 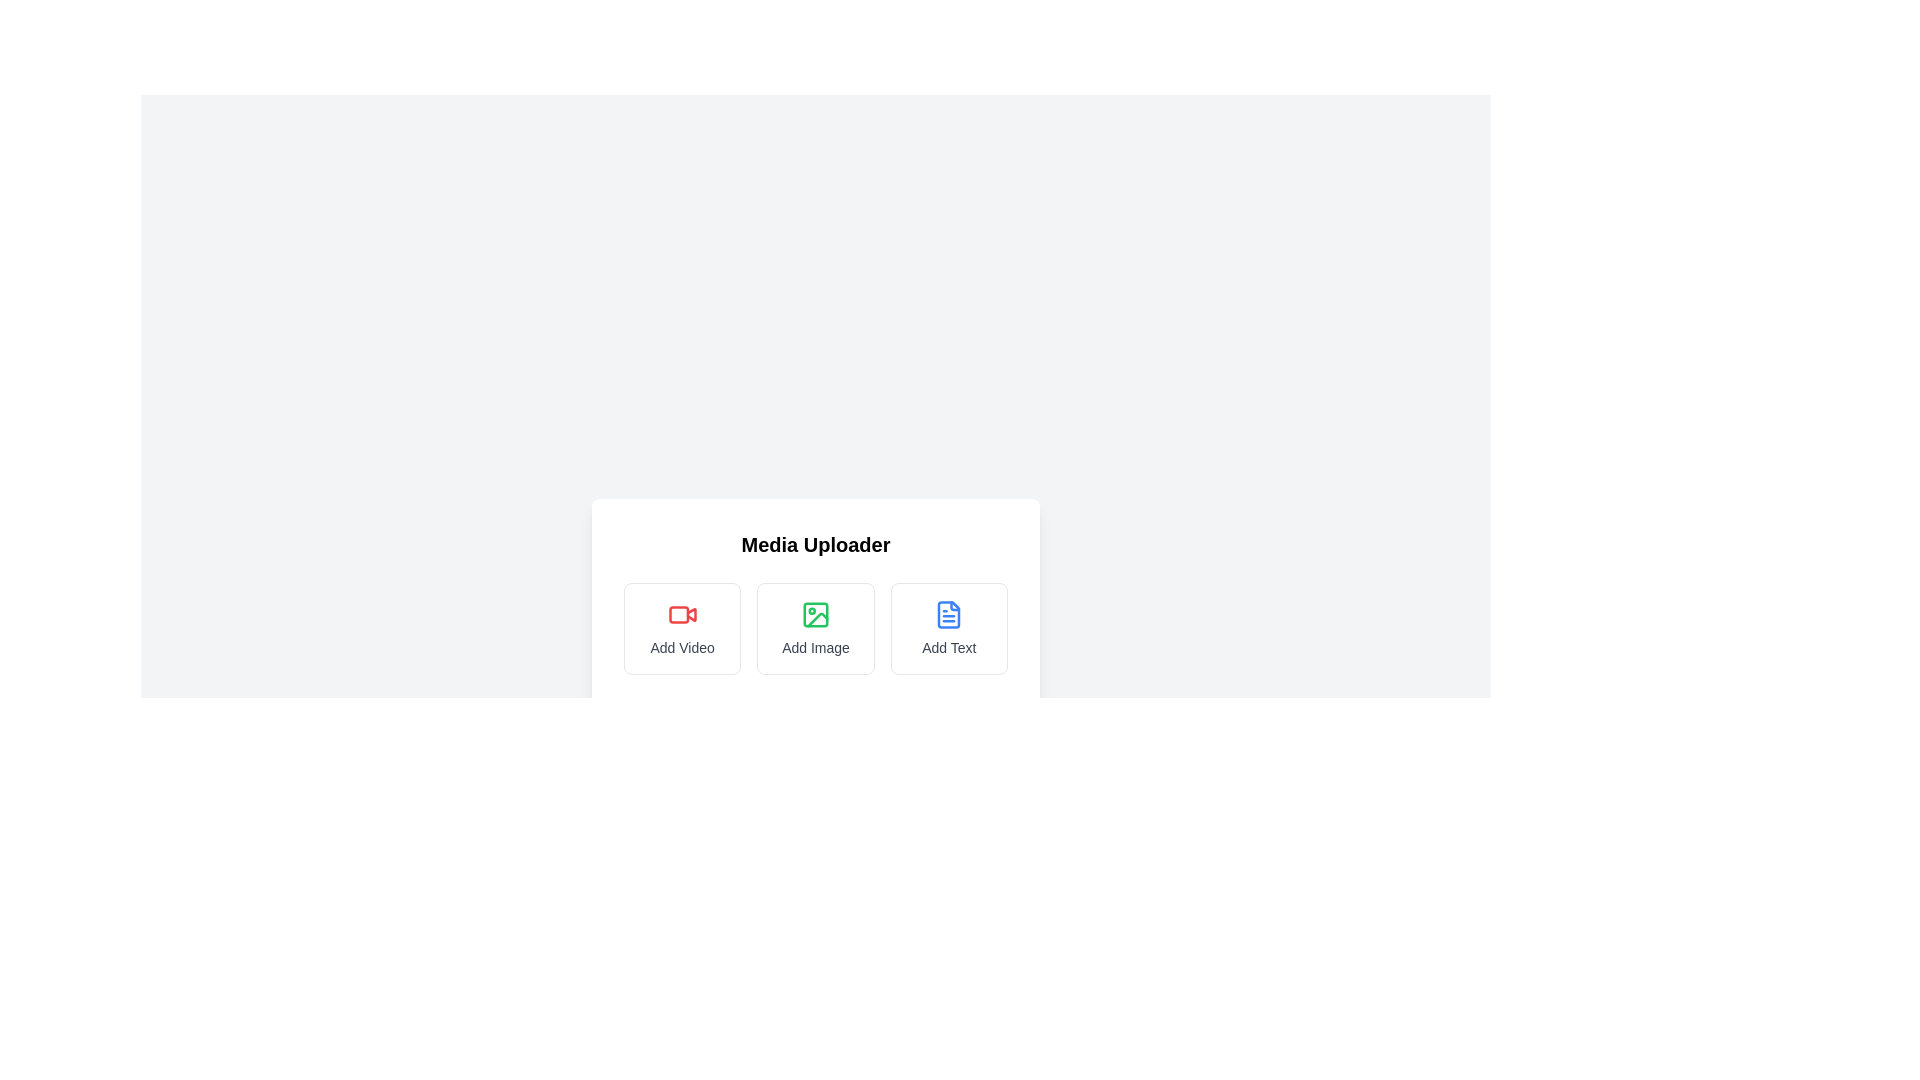 I want to click on the 'Add Video' icon located centrally within the 'Add Video' button to understand its purpose, so click(x=682, y=613).